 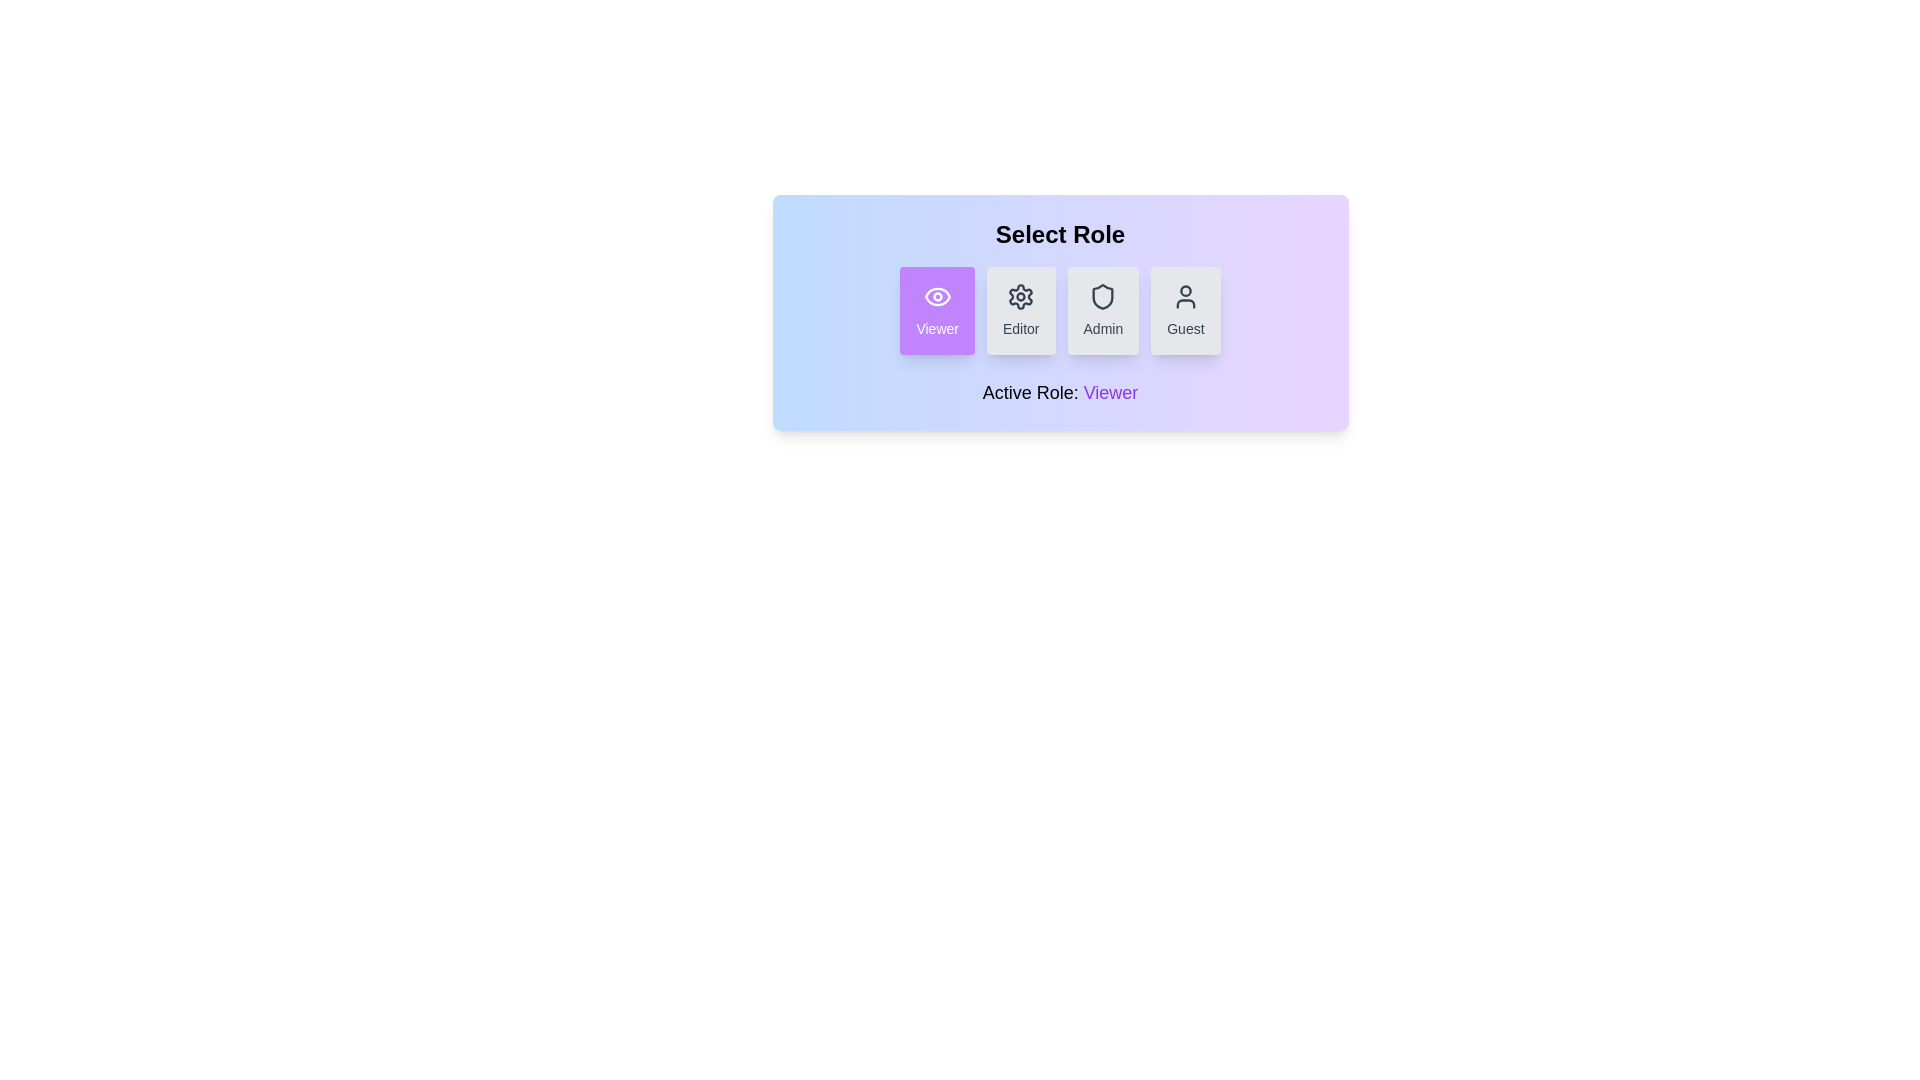 I want to click on the role button corresponding to Editor, so click(x=1021, y=311).